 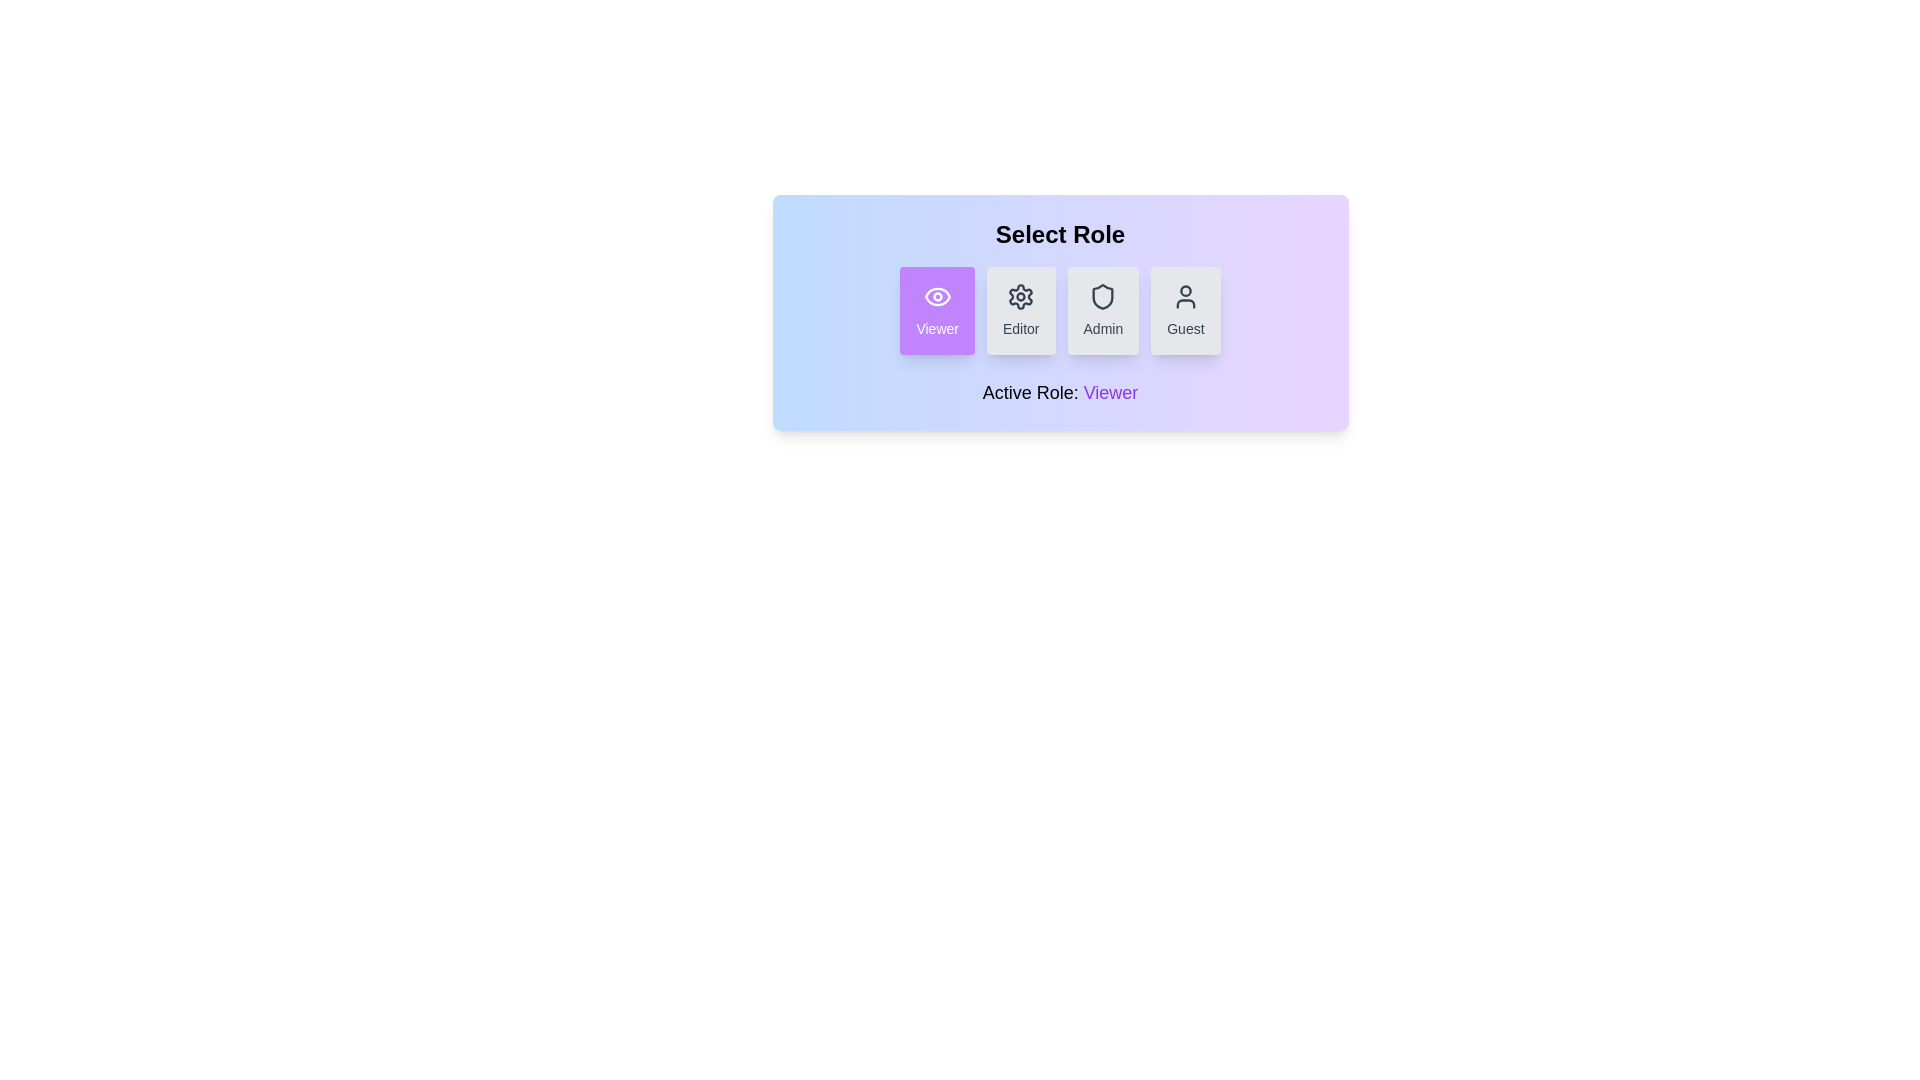 I want to click on the role button corresponding to Editor, so click(x=1021, y=311).